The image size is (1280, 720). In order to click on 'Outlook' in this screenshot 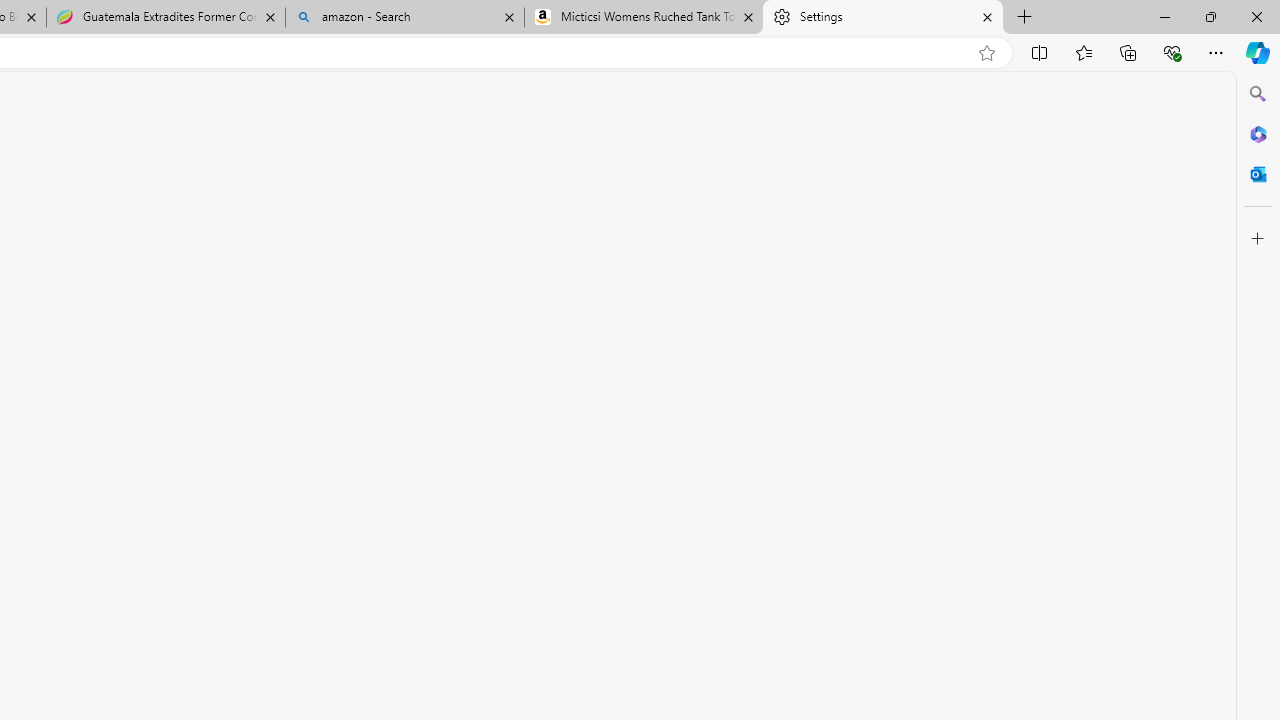, I will do `click(1257, 173)`.